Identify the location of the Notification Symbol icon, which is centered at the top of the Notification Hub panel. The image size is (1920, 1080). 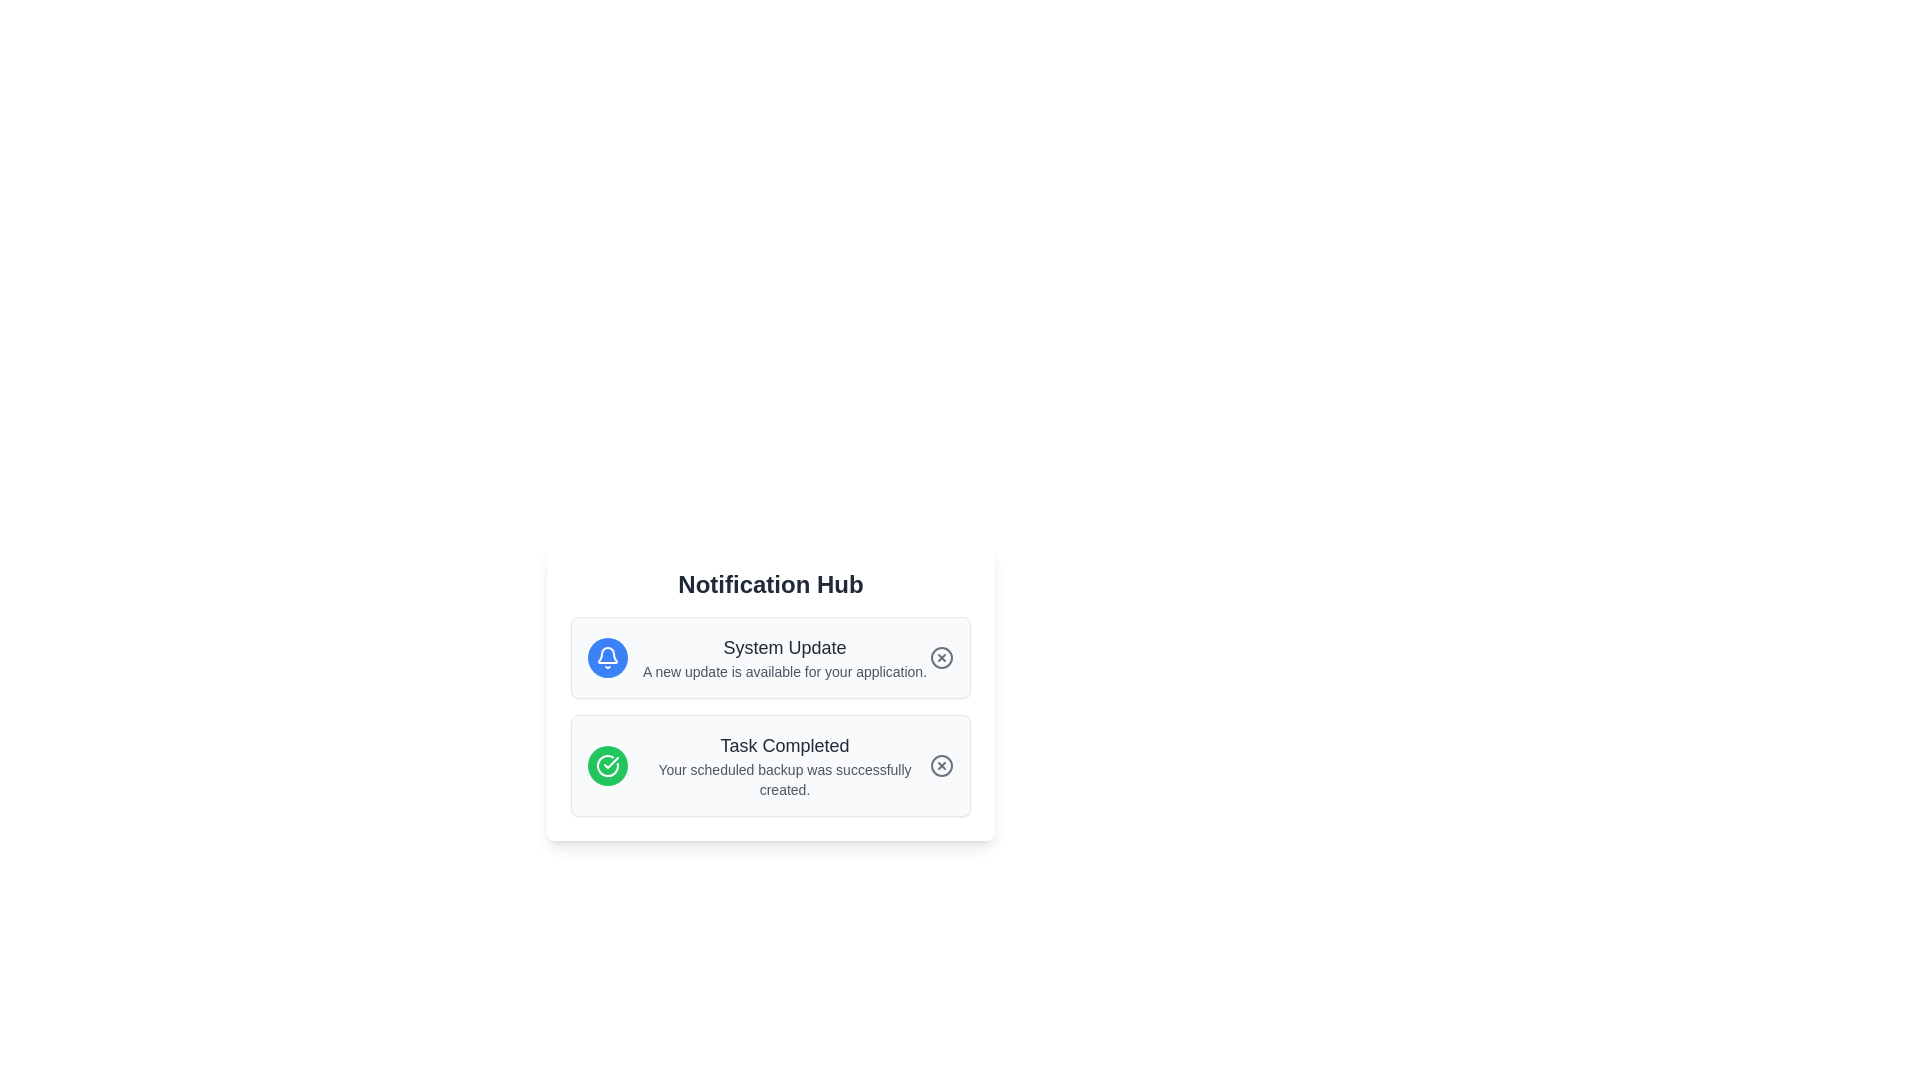
(607, 658).